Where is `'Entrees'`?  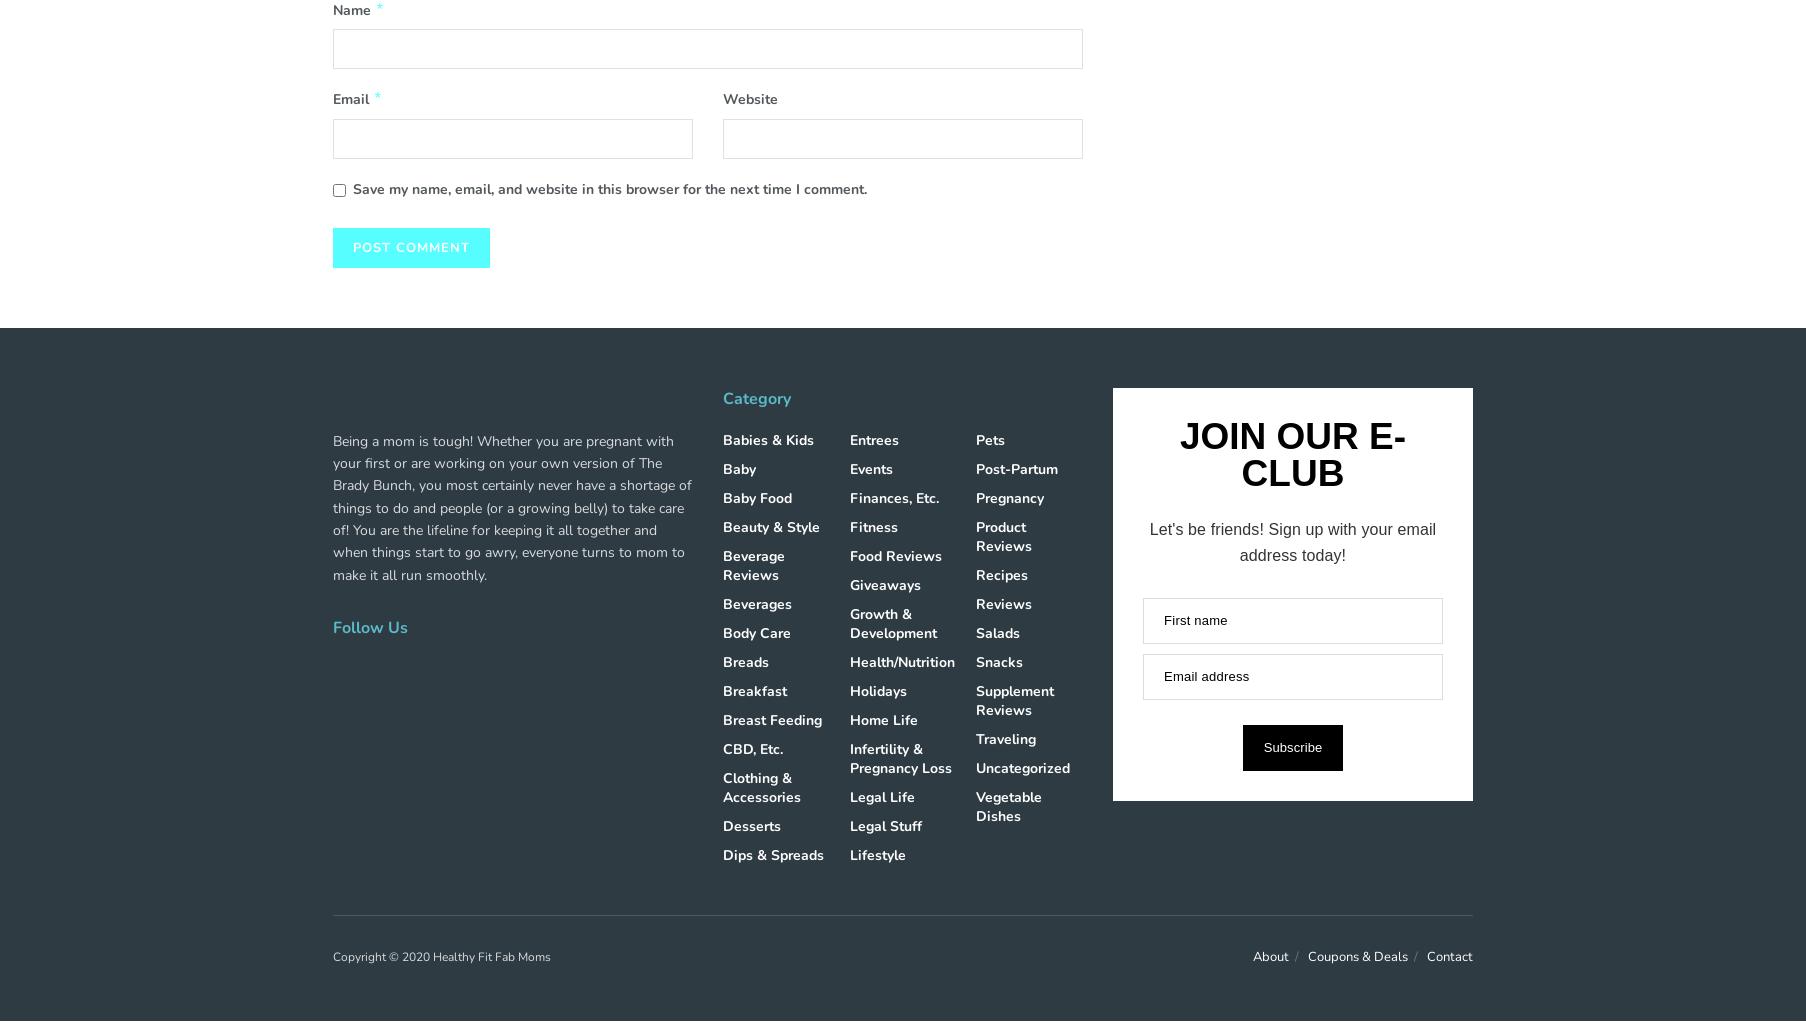
'Entrees' is located at coordinates (873, 438).